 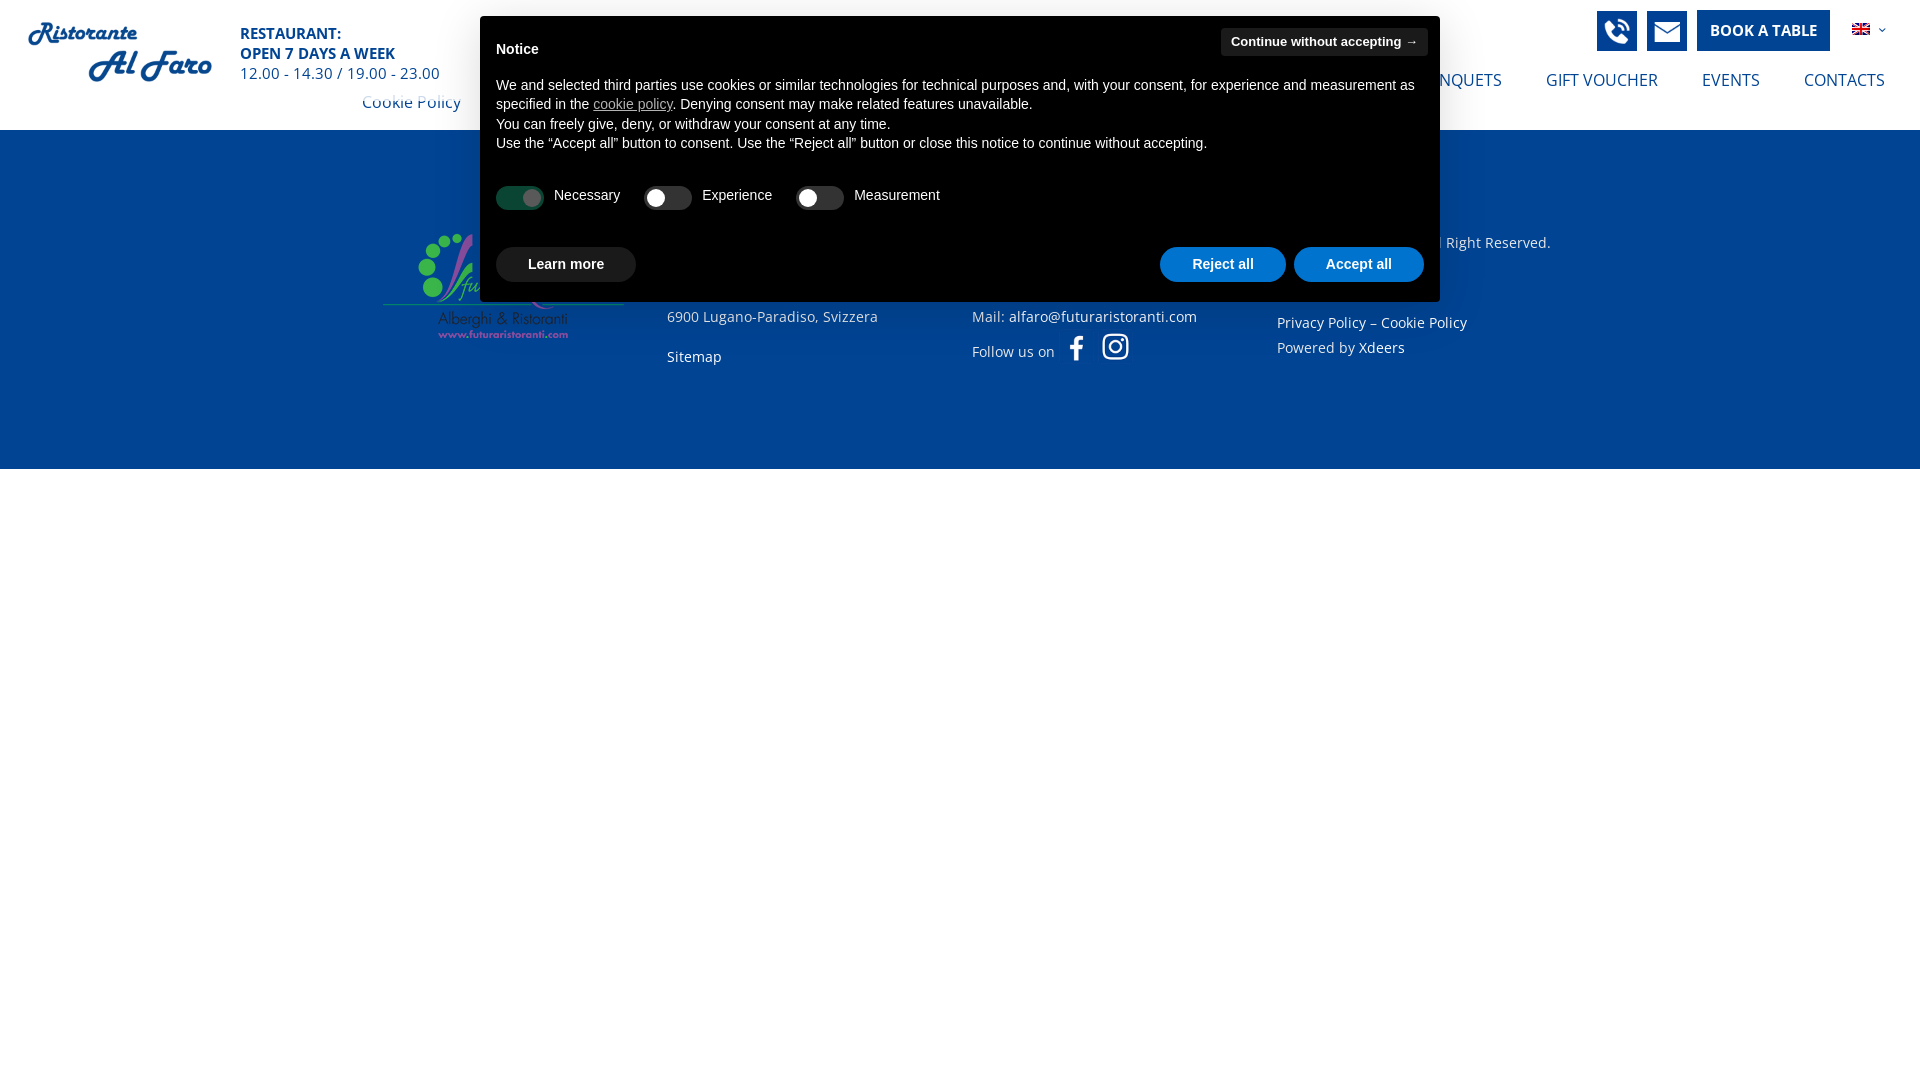 What do you see at coordinates (1358, 264) in the screenshot?
I see `'Accept all'` at bounding box center [1358, 264].